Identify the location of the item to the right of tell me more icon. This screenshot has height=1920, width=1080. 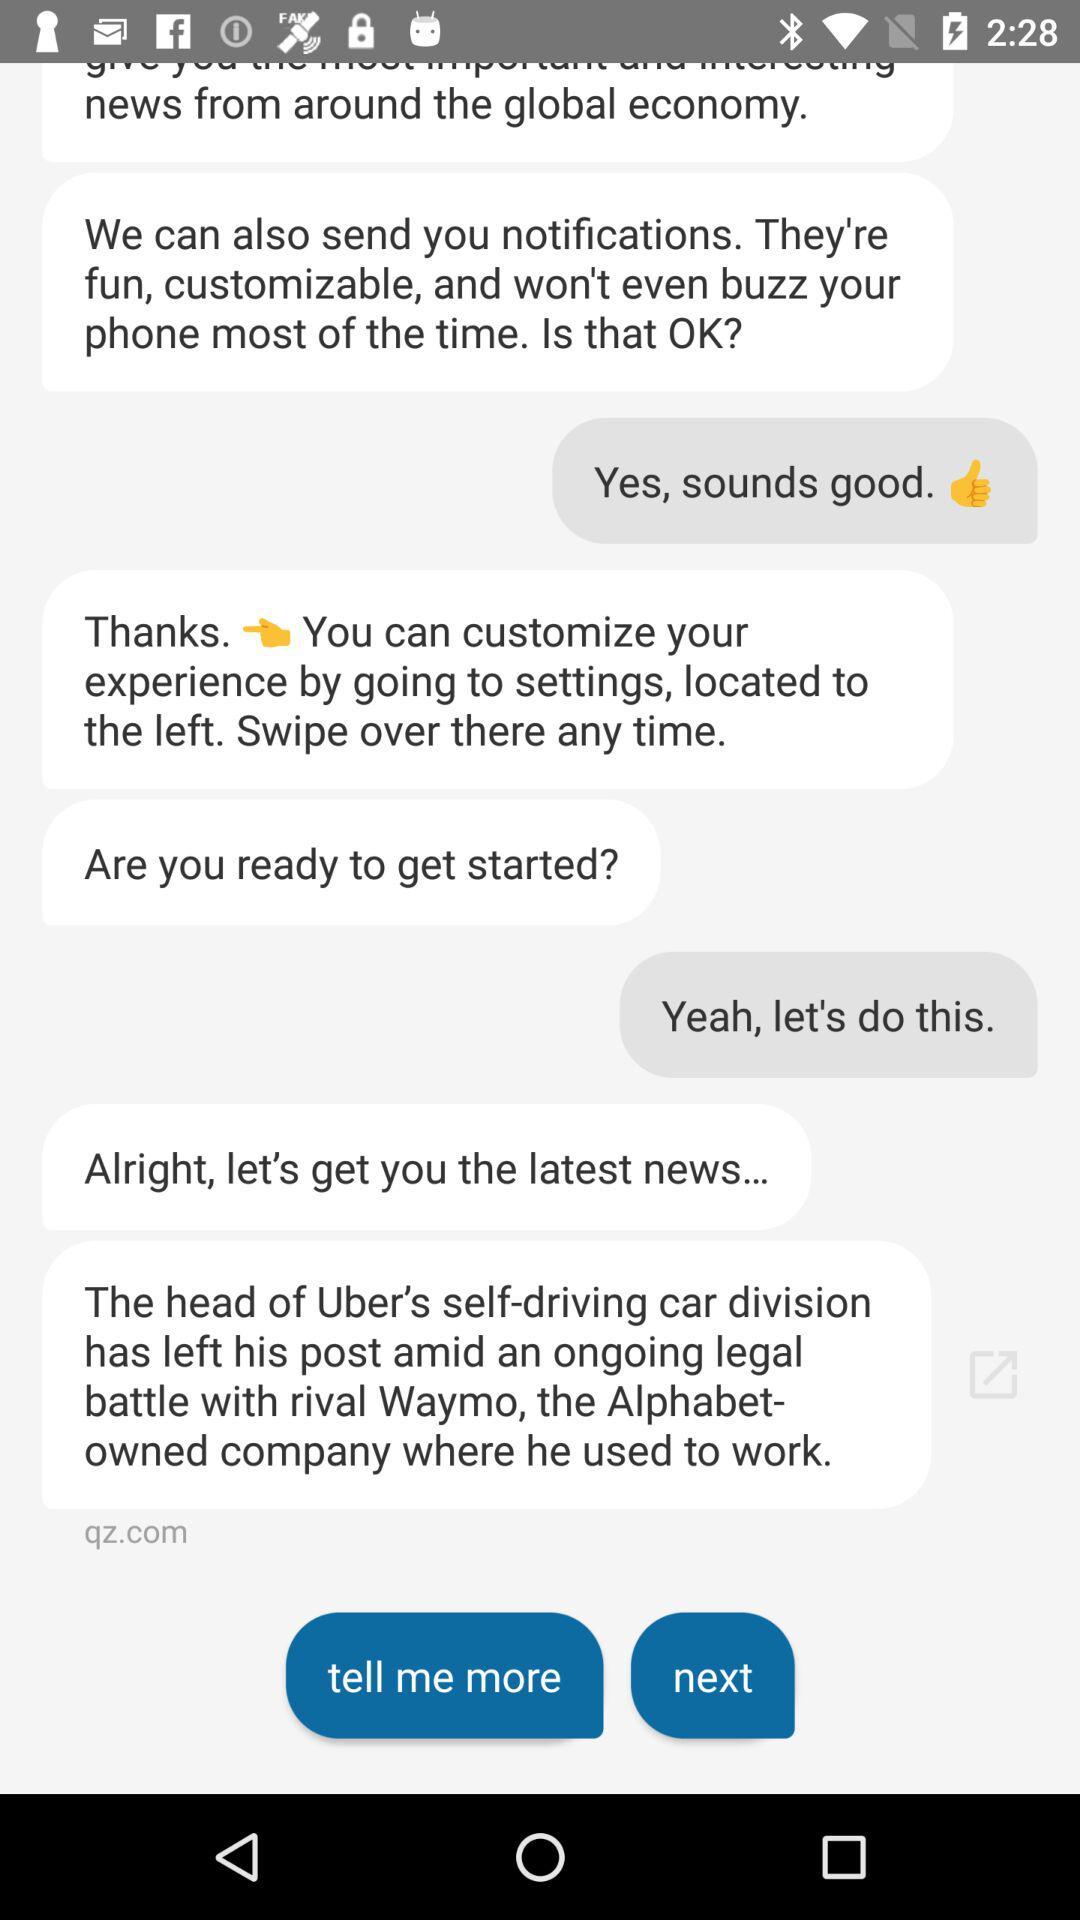
(711, 1675).